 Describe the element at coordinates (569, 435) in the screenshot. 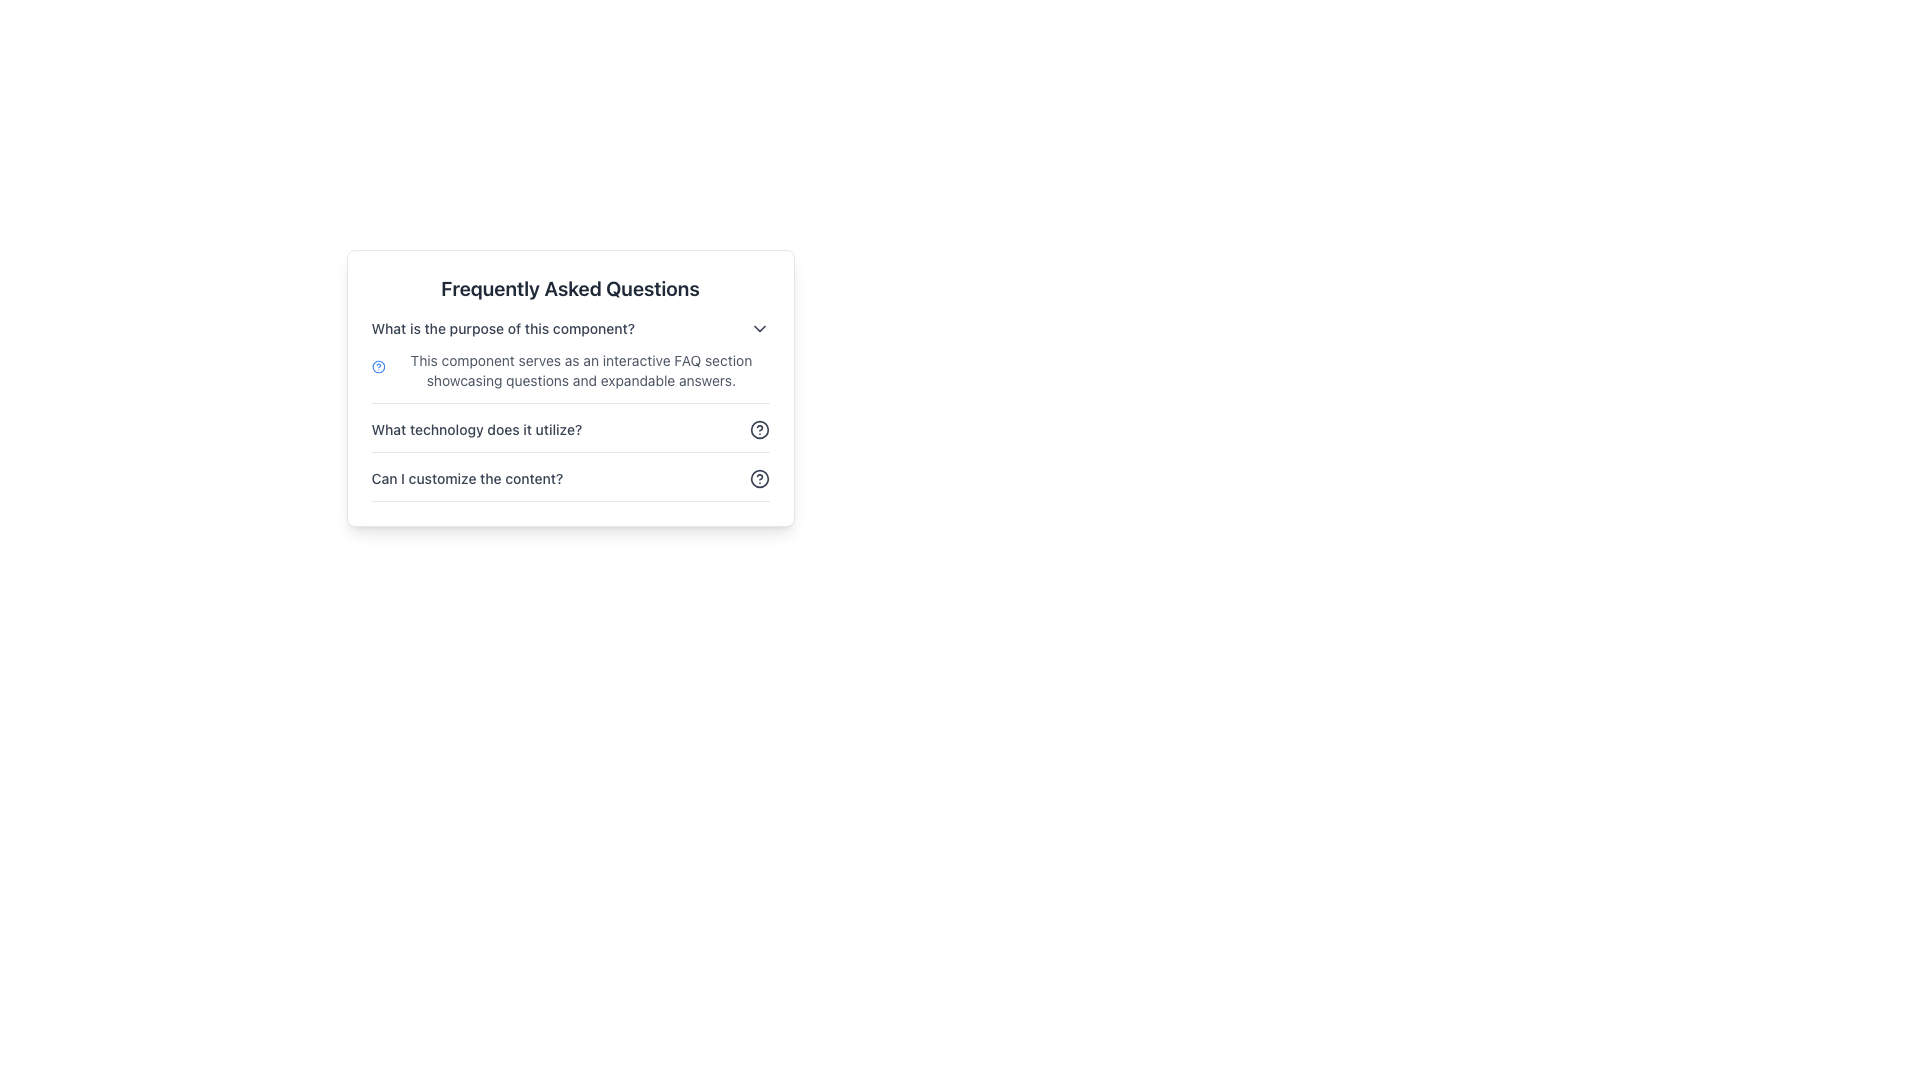

I see `the question mark icon in the second FAQ section header` at that location.